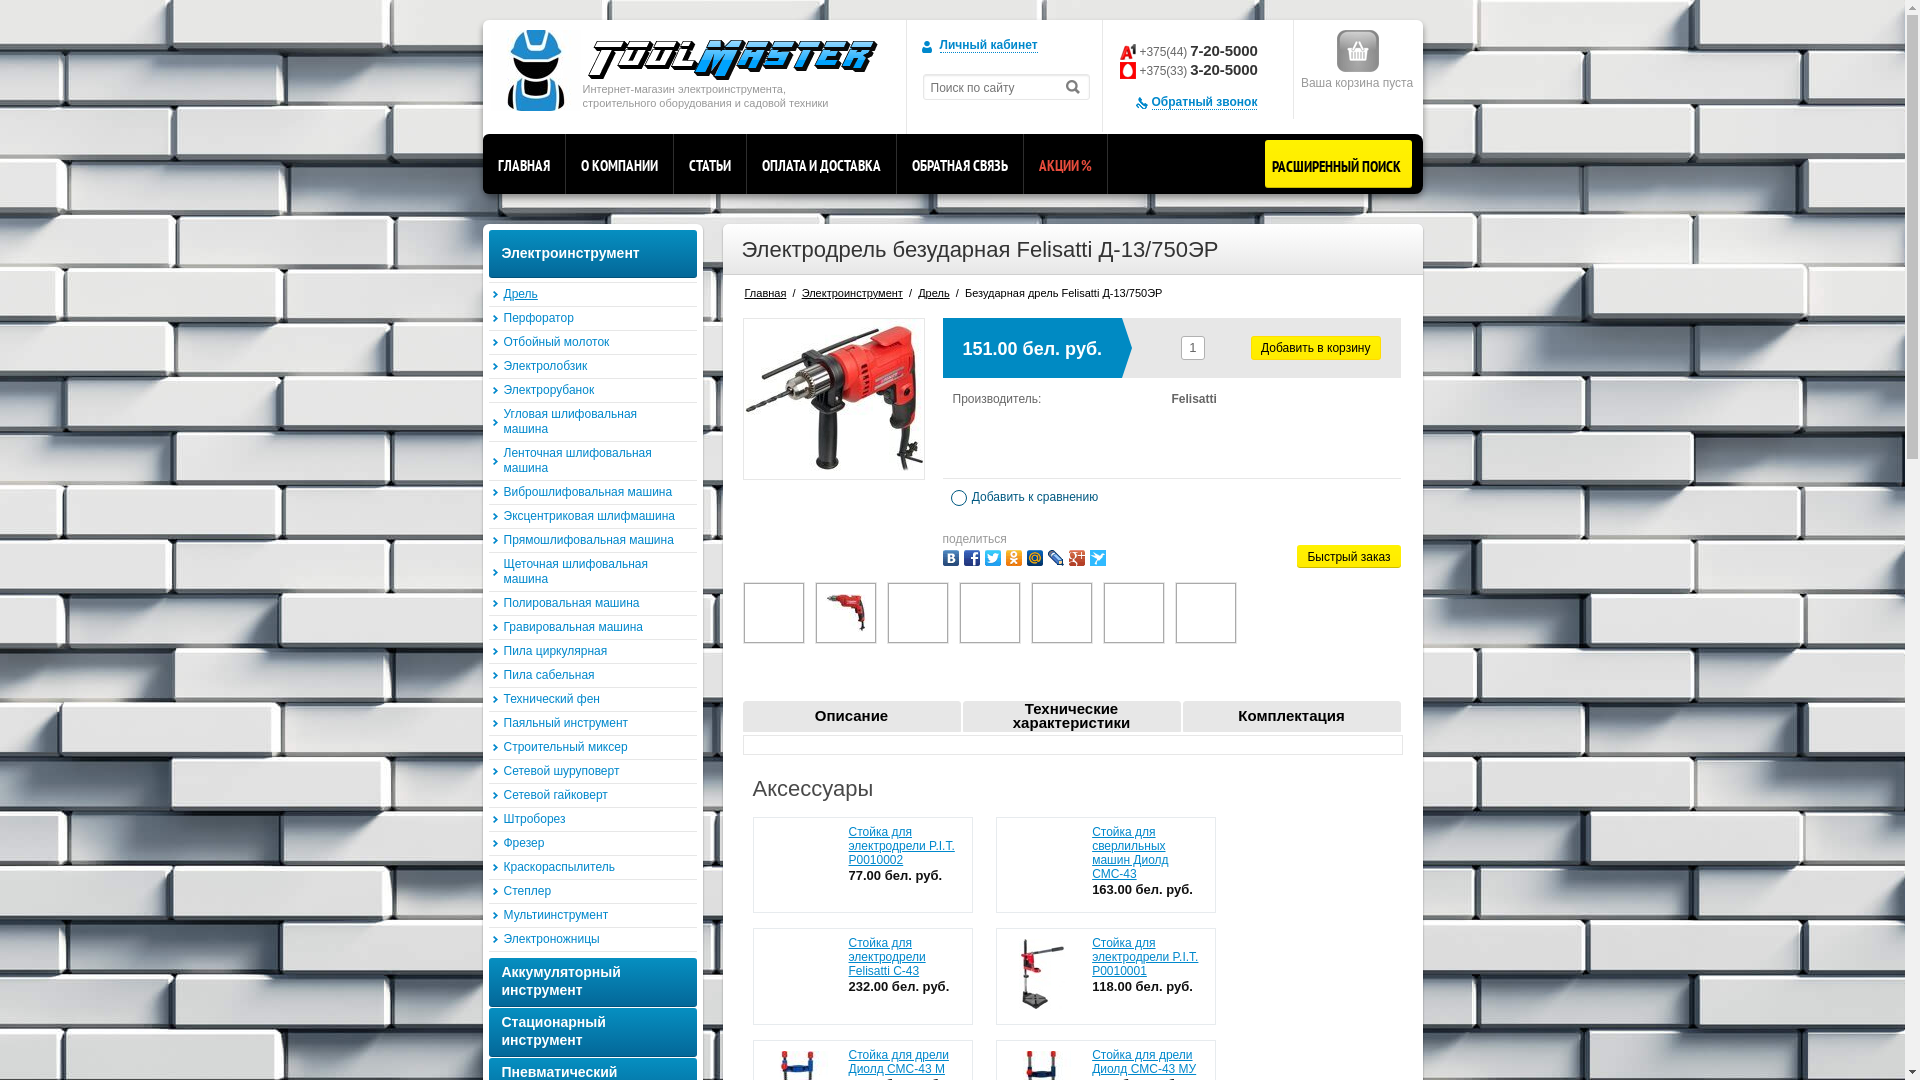  What do you see at coordinates (1199, 49) in the screenshot?
I see `'+375(44)7-20-5000'` at bounding box center [1199, 49].